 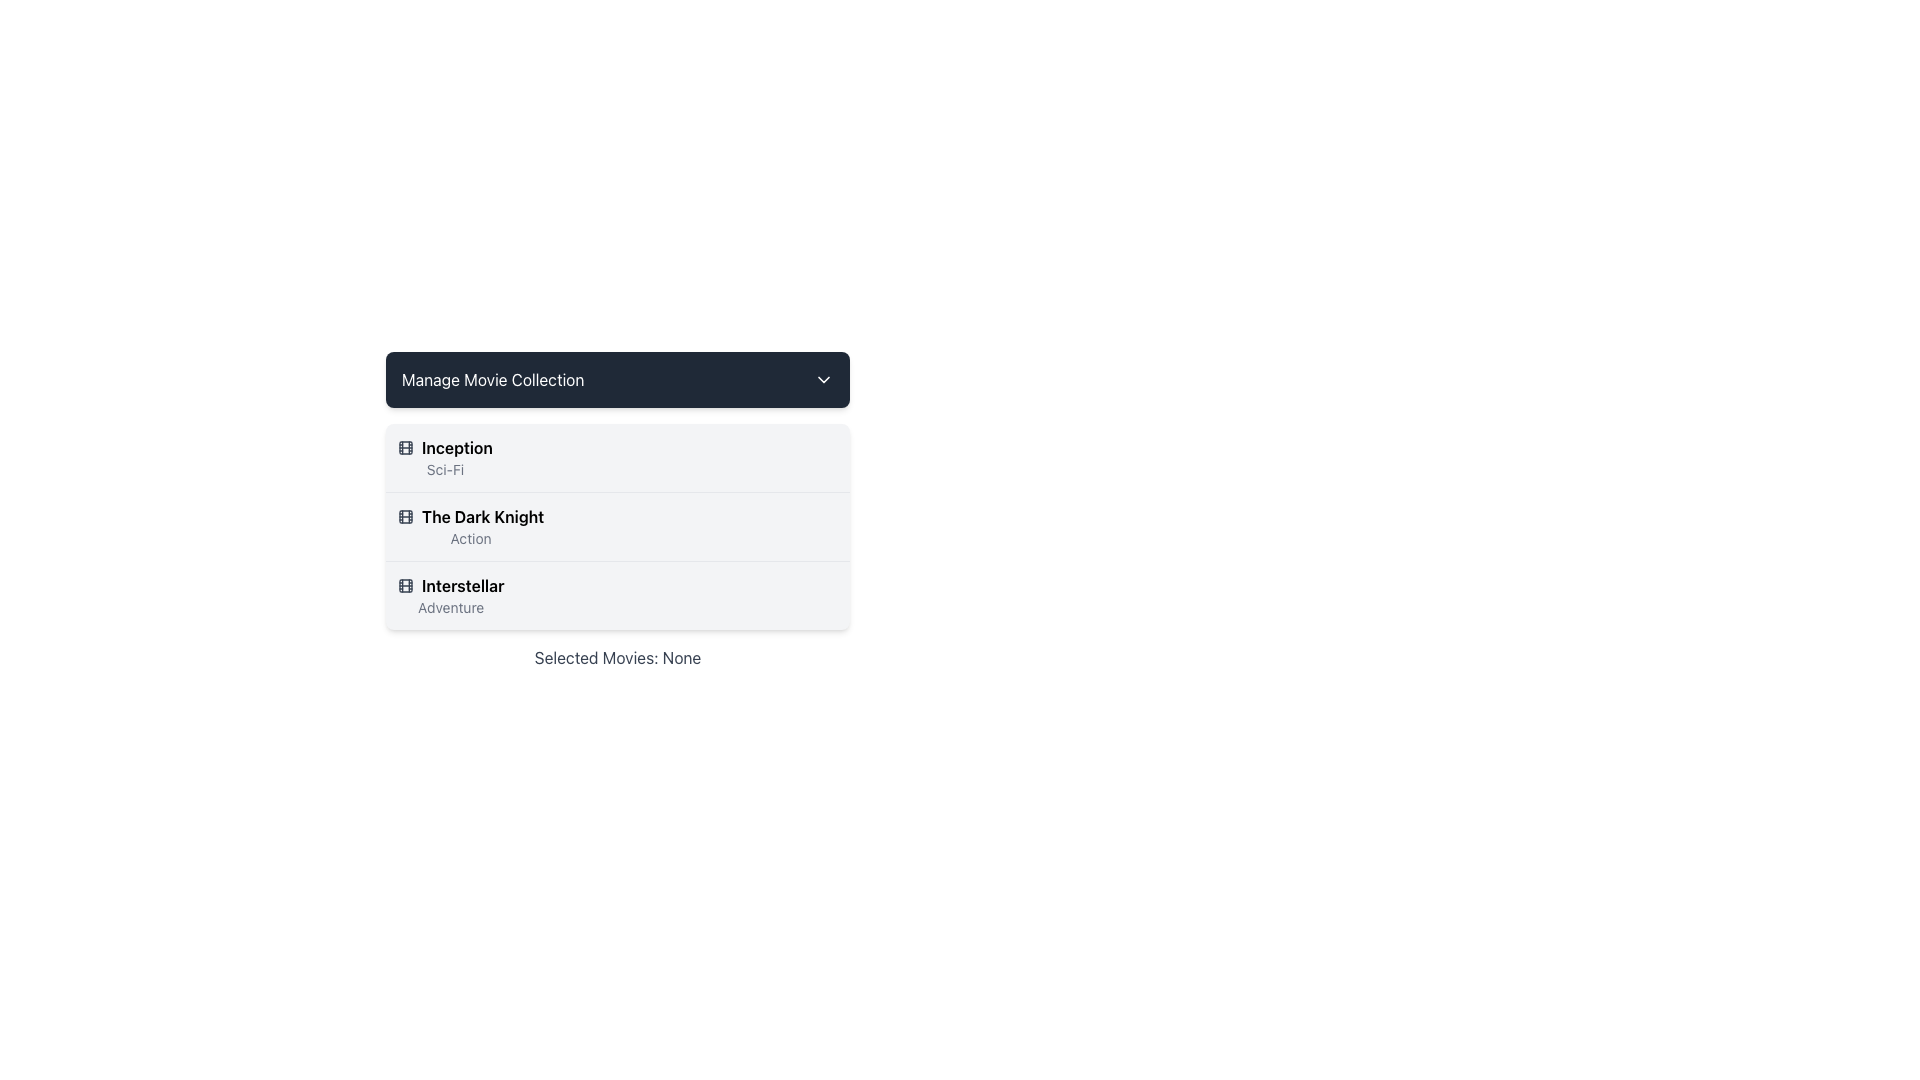 What do you see at coordinates (450, 595) in the screenshot?
I see `text from the label displaying 'Interstellar' in bold and 'Adventure' in regular gray font, located centrally aligned as the third element in the vertical list` at bounding box center [450, 595].